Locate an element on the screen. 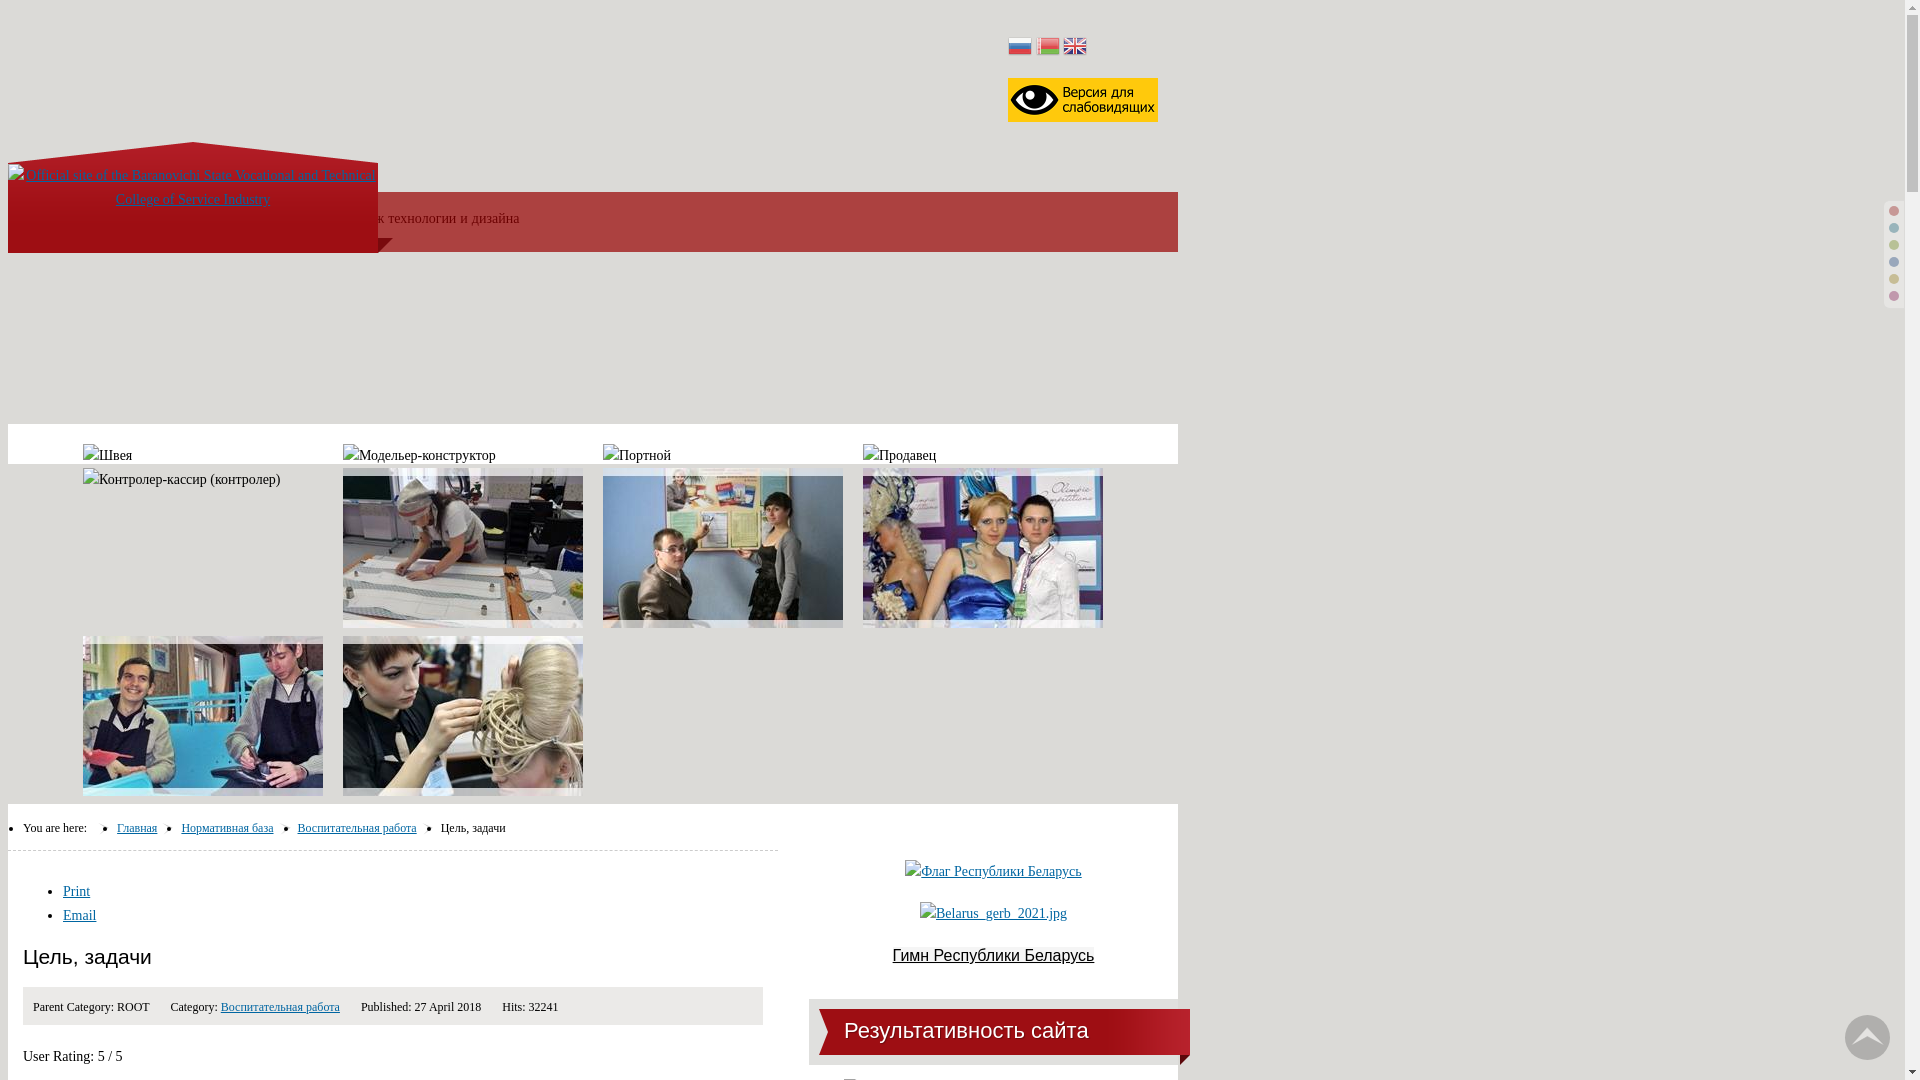  'English' is located at coordinates (1074, 46).